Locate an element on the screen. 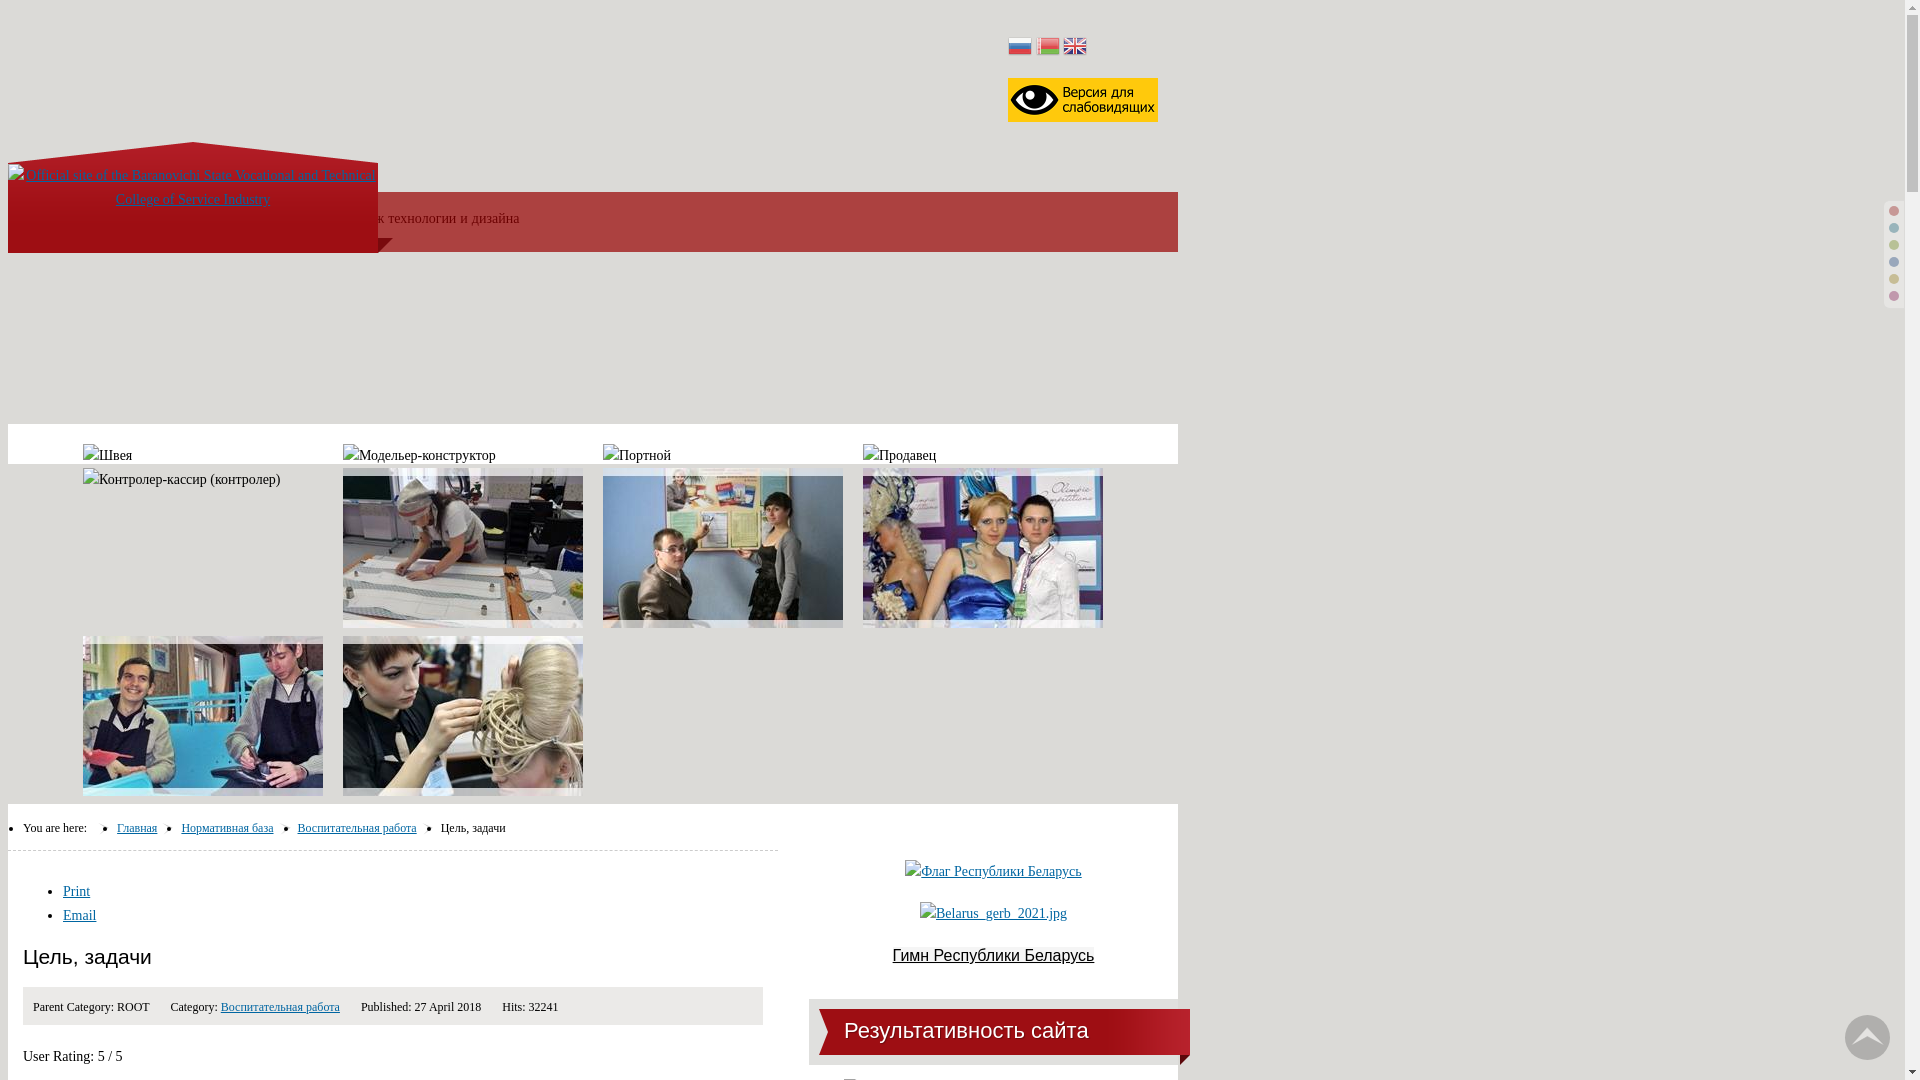  'English' is located at coordinates (1074, 46).